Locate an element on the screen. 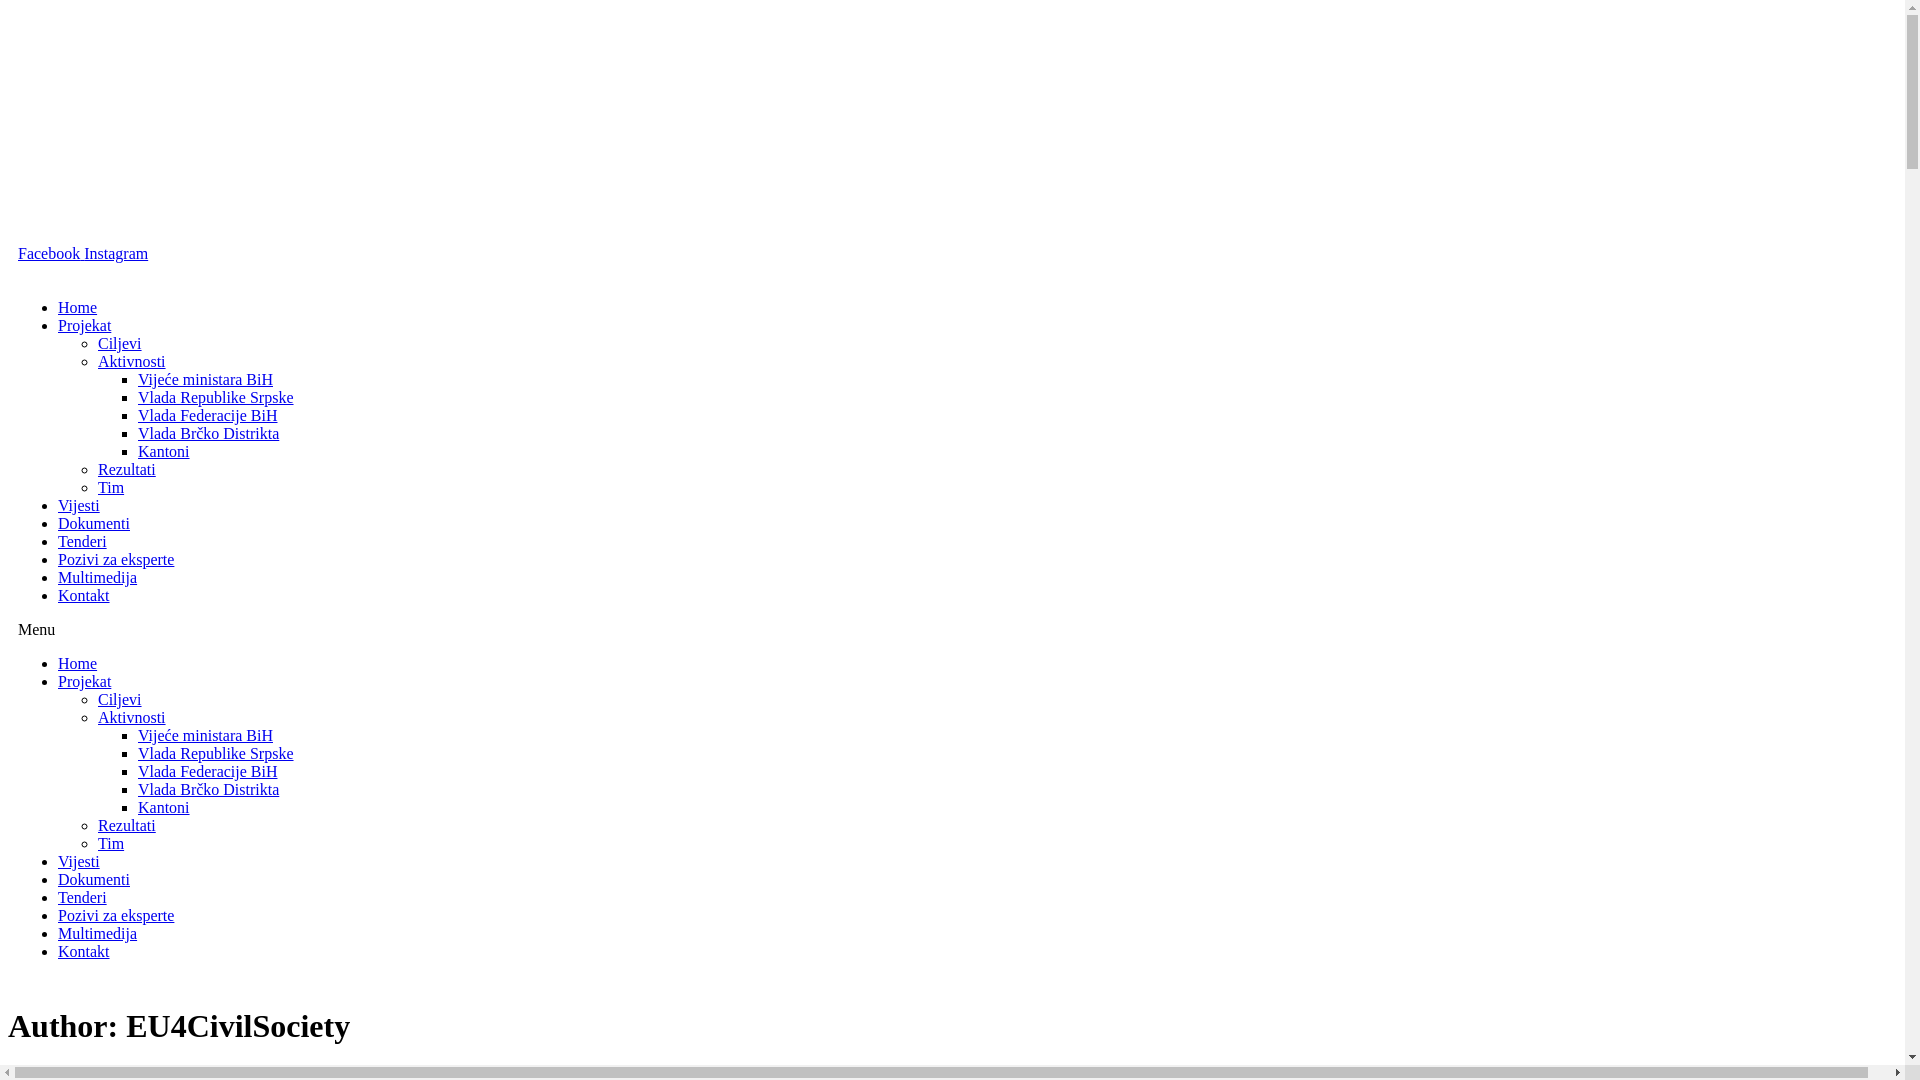  'Projekat' is located at coordinates (57, 680).